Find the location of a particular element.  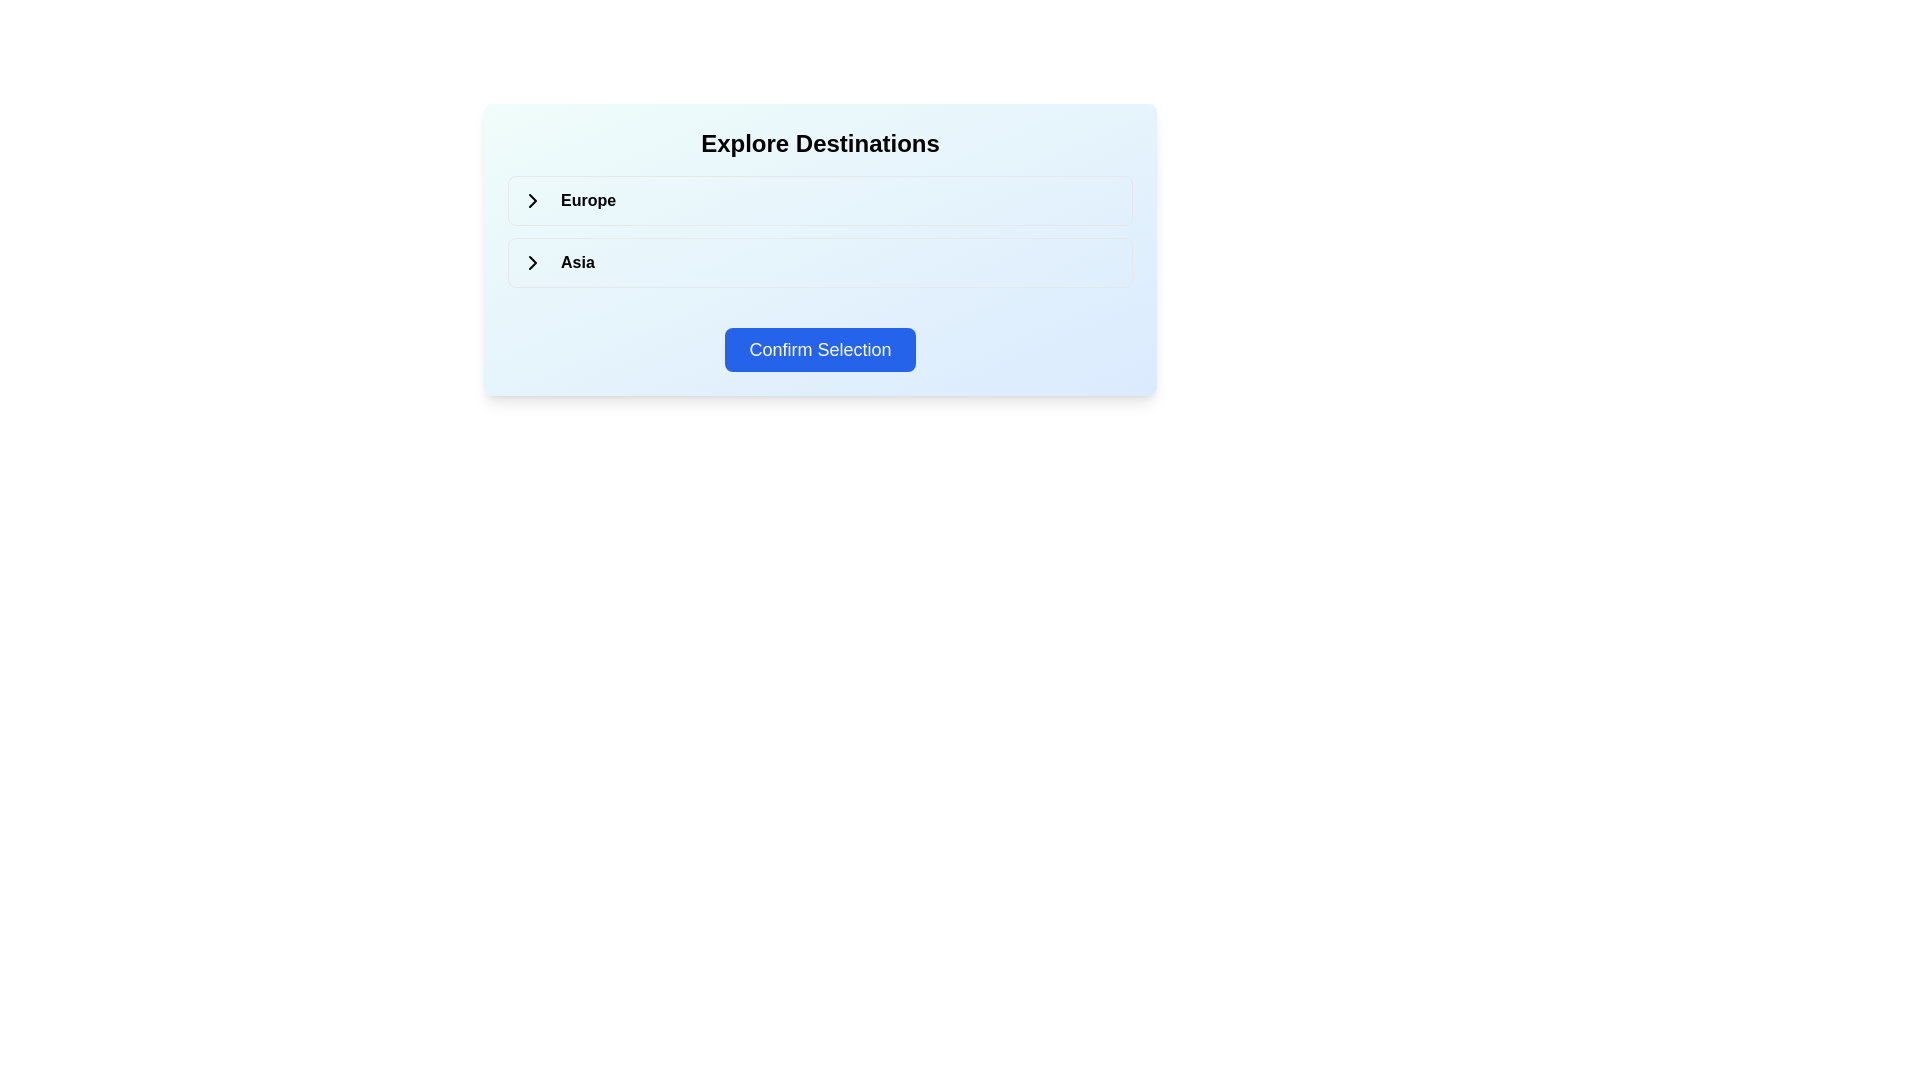

the chevron-right icon located to the left of the text 'Europe' is located at coordinates (532, 200).